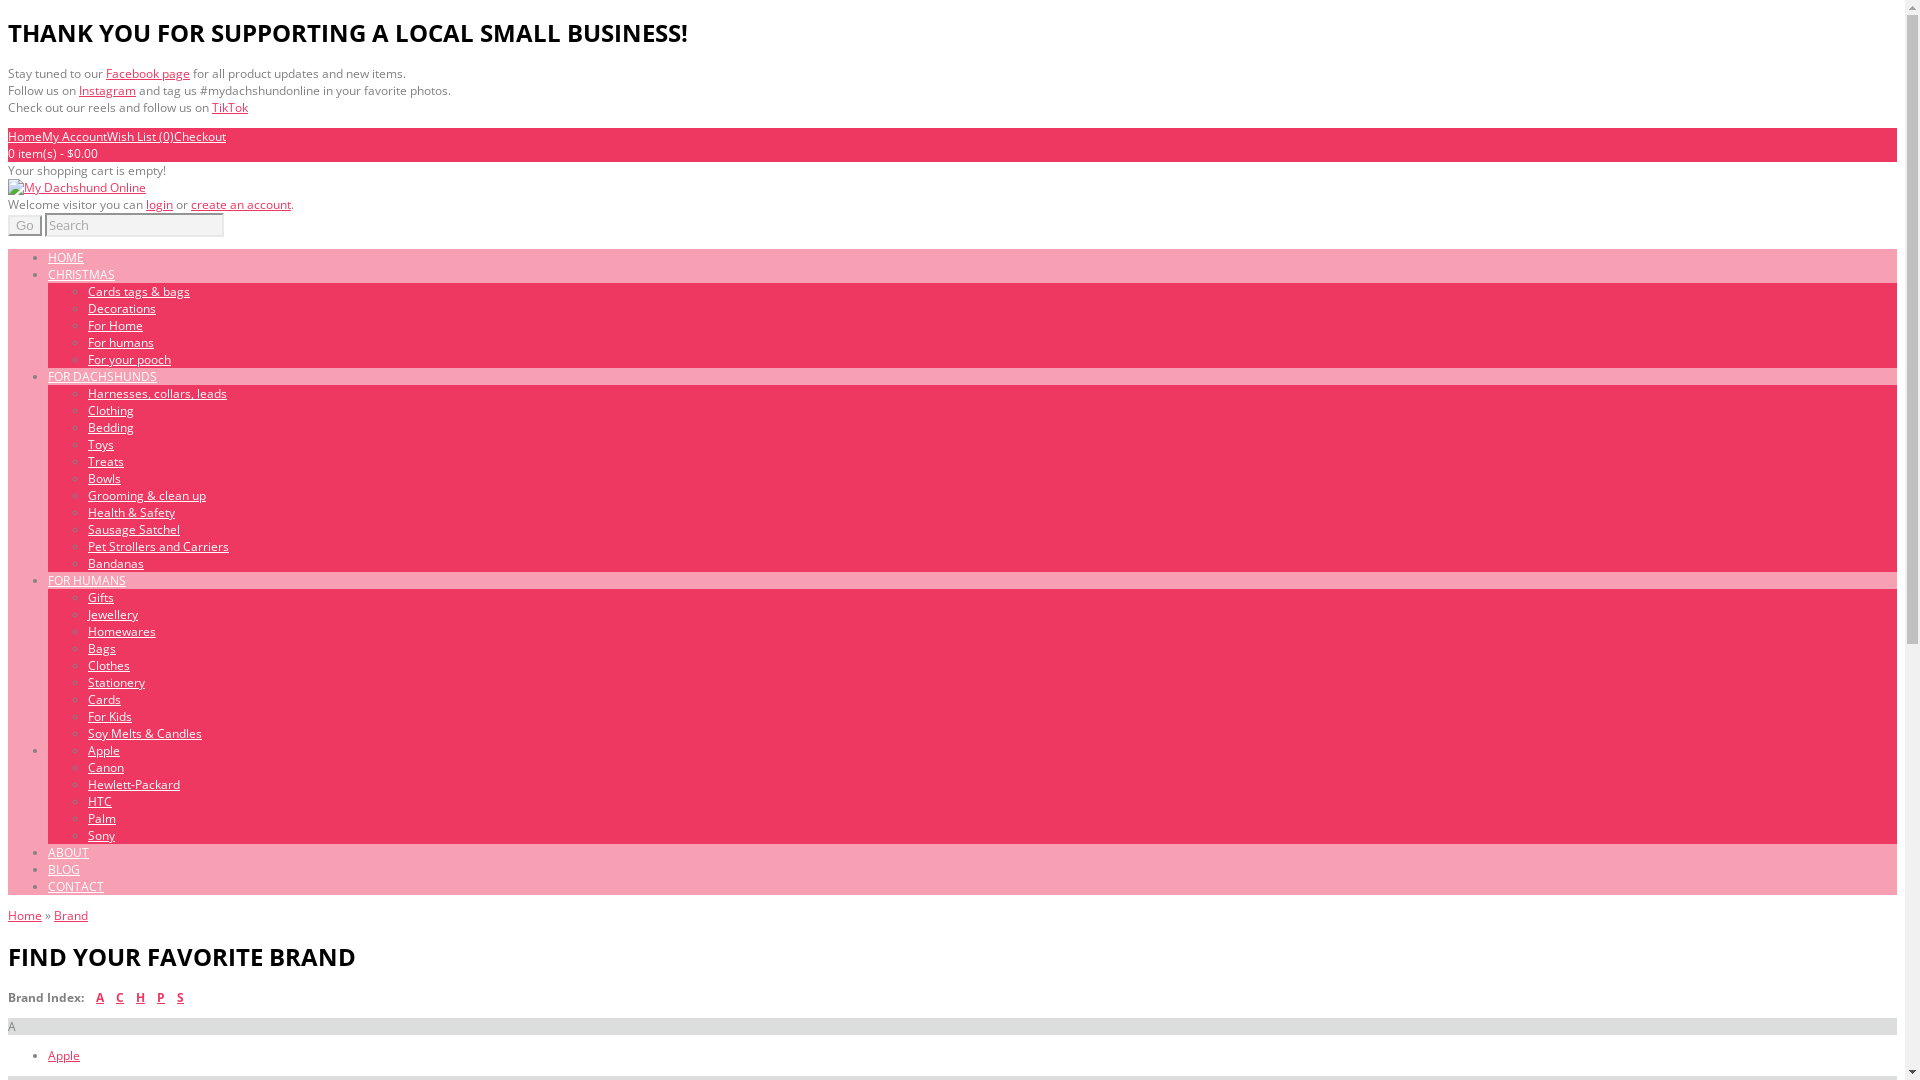 Image resolution: width=1920 pixels, height=1080 pixels. What do you see at coordinates (119, 341) in the screenshot?
I see `'For humans'` at bounding box center [119, 341].